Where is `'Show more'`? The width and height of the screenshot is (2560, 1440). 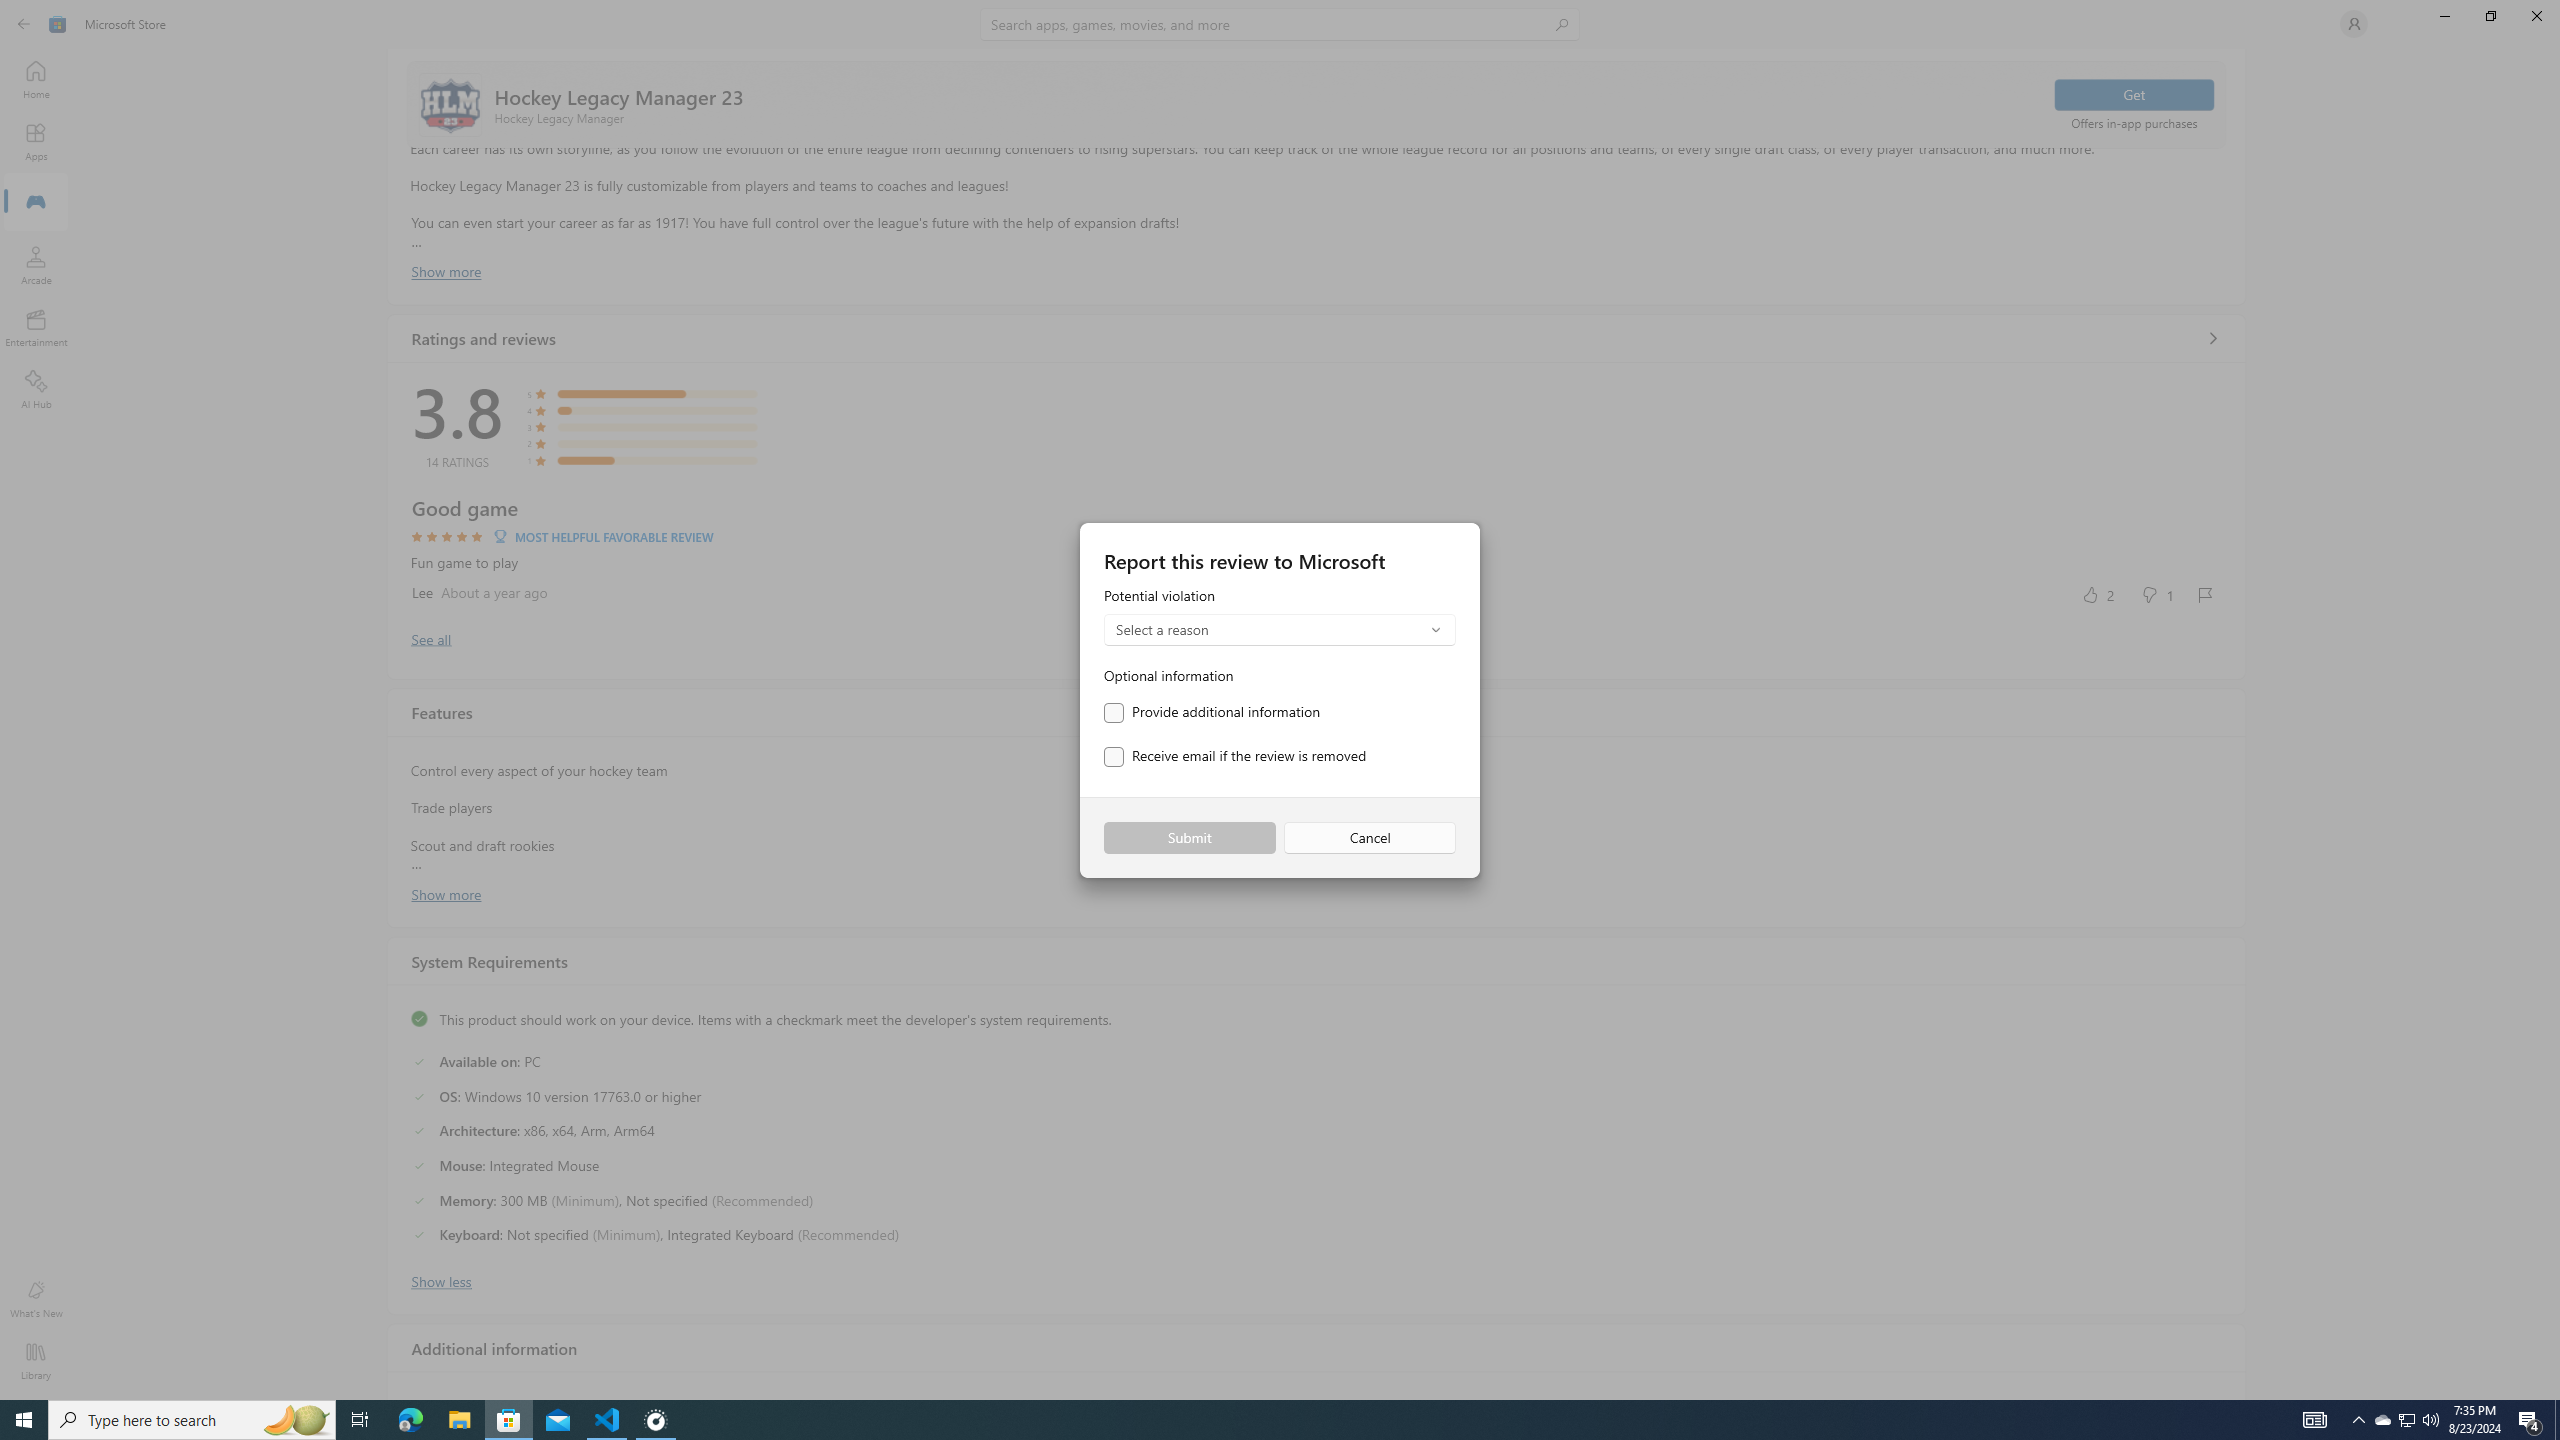
'Show more' is located at coordinates (445, 892).